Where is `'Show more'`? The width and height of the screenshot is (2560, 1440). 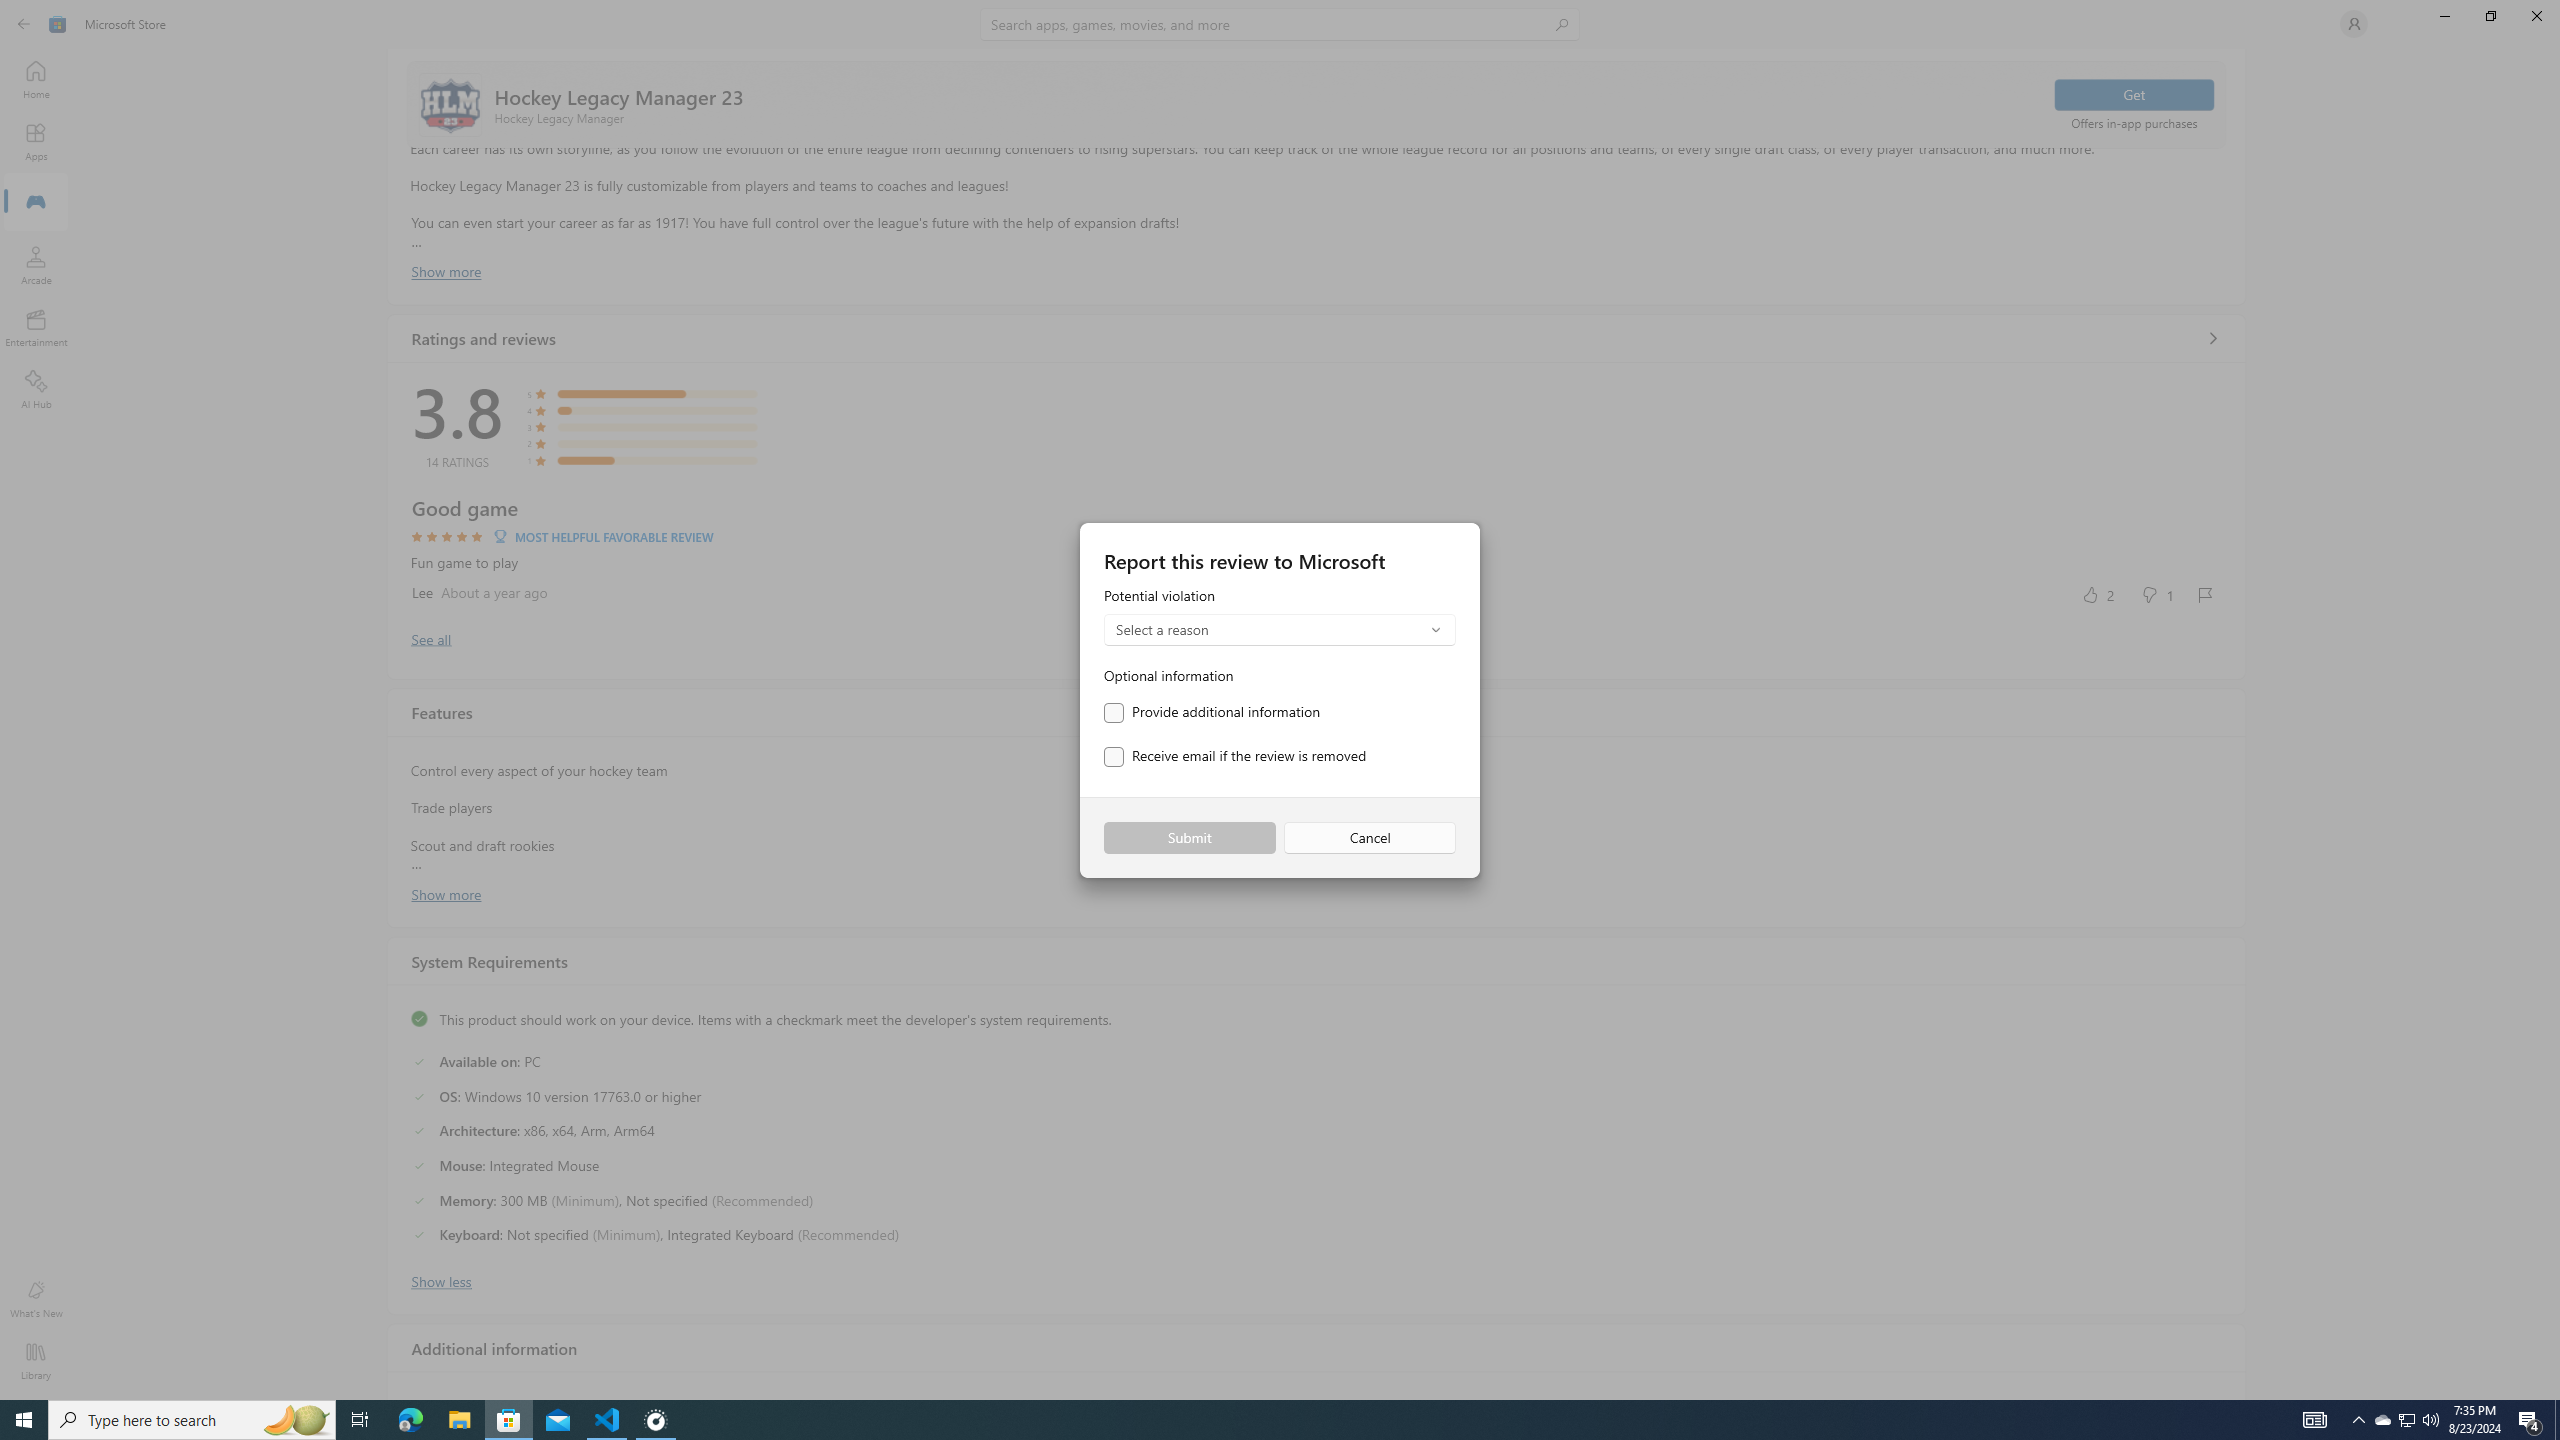
'Show more' is located at coordinates (445, 892).